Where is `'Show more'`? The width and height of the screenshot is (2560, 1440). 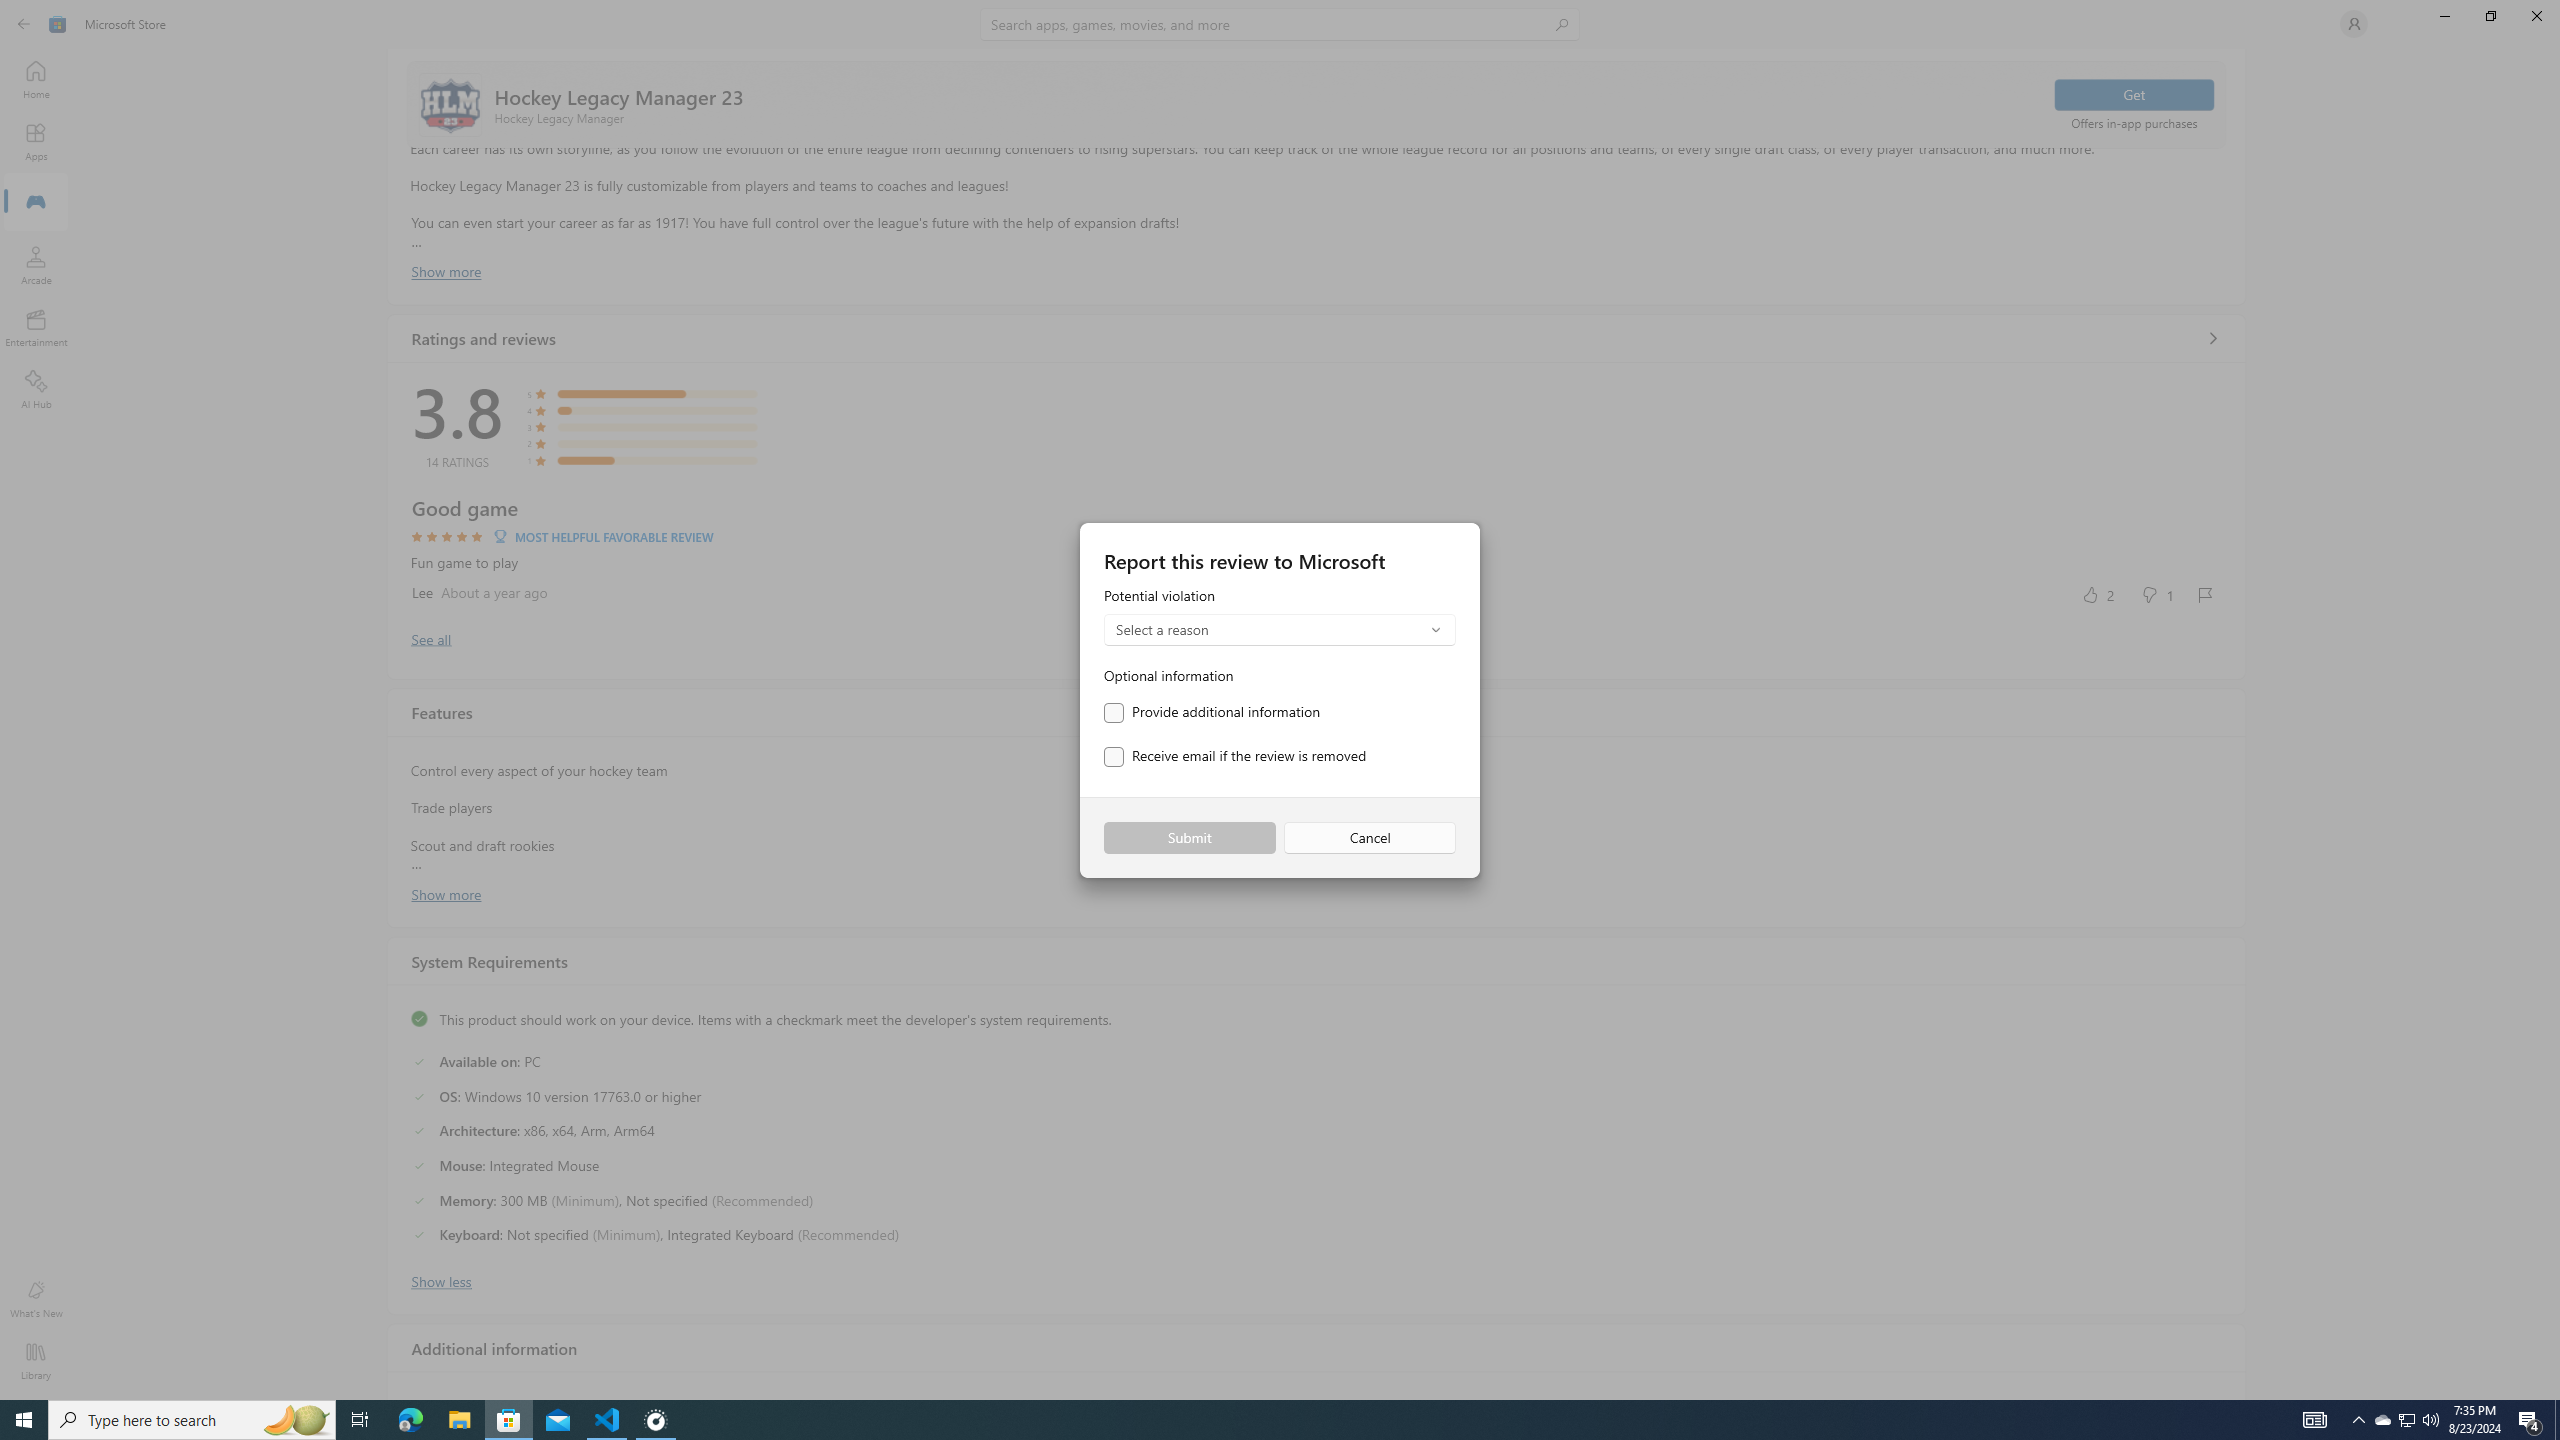
'Show more' is located at coordinates (445, 892).